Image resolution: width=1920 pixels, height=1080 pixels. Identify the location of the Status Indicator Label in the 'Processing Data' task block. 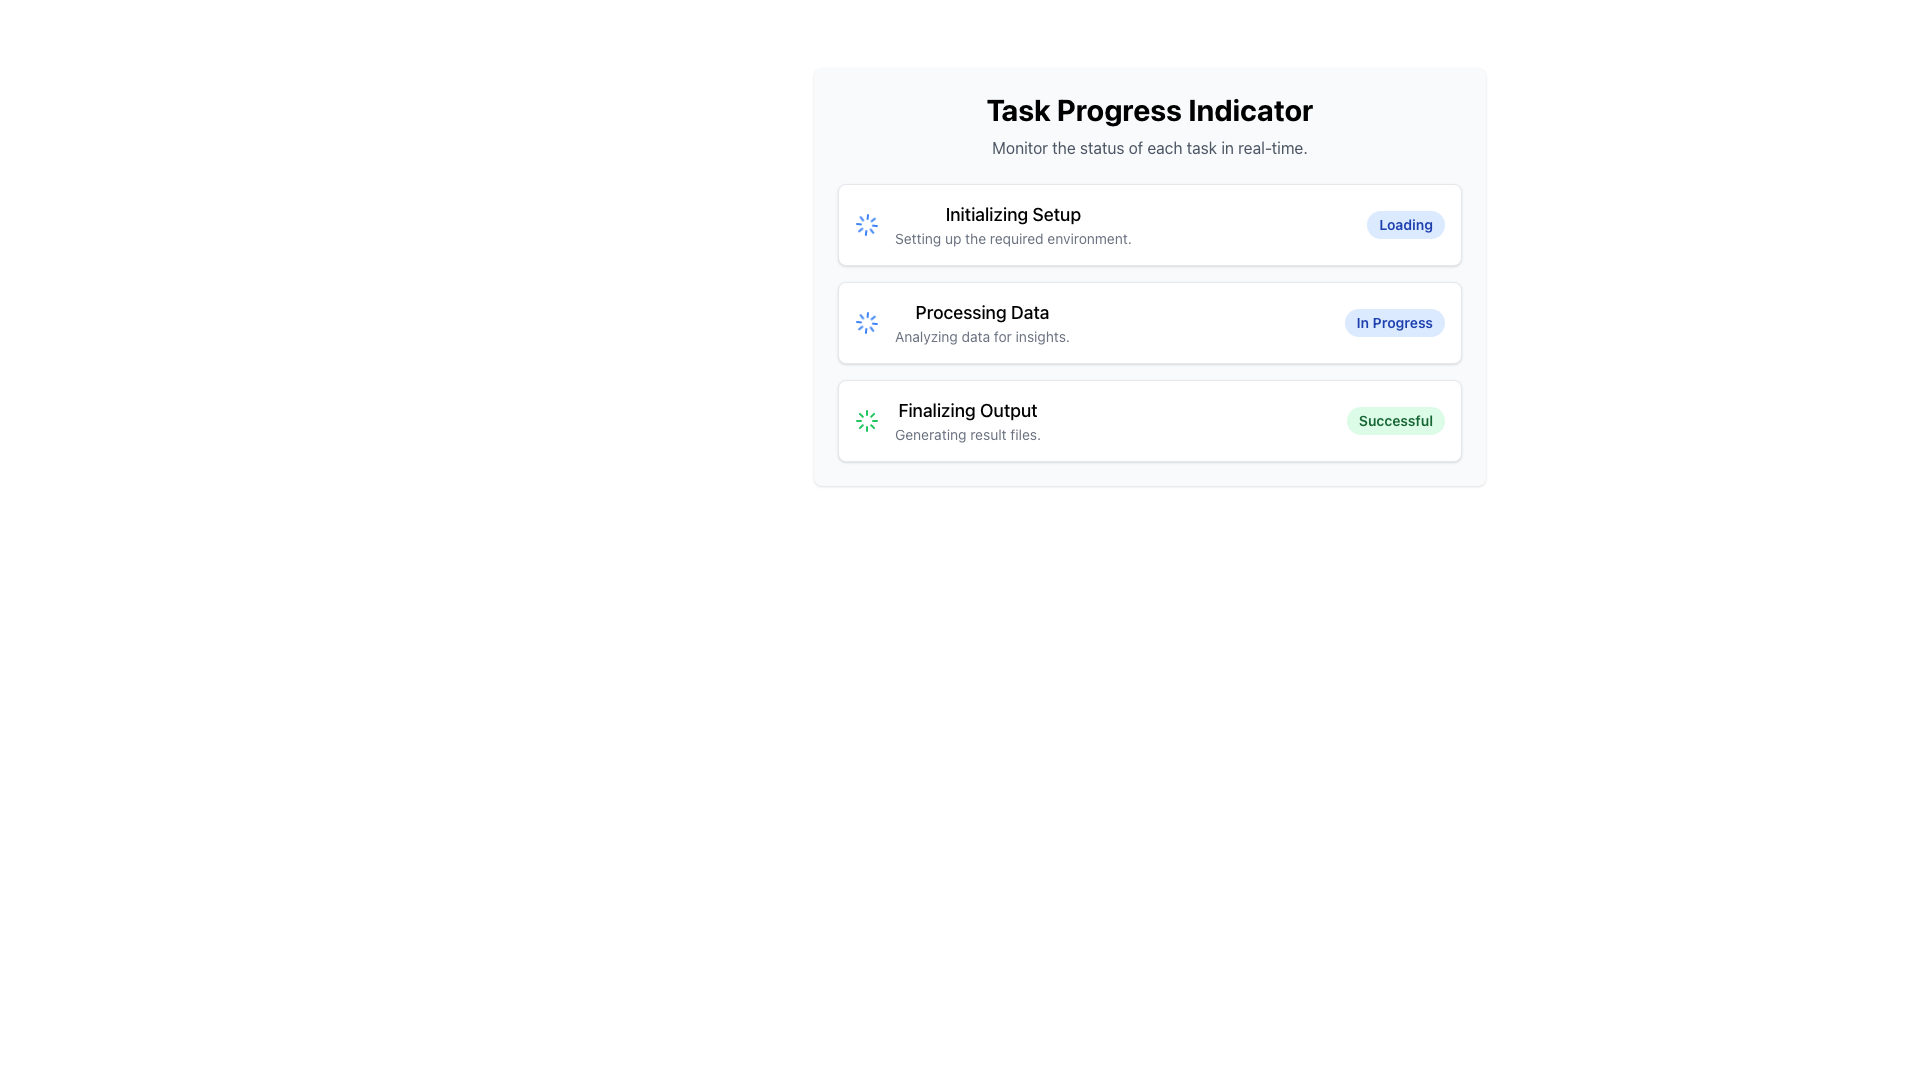
(1393, 322).